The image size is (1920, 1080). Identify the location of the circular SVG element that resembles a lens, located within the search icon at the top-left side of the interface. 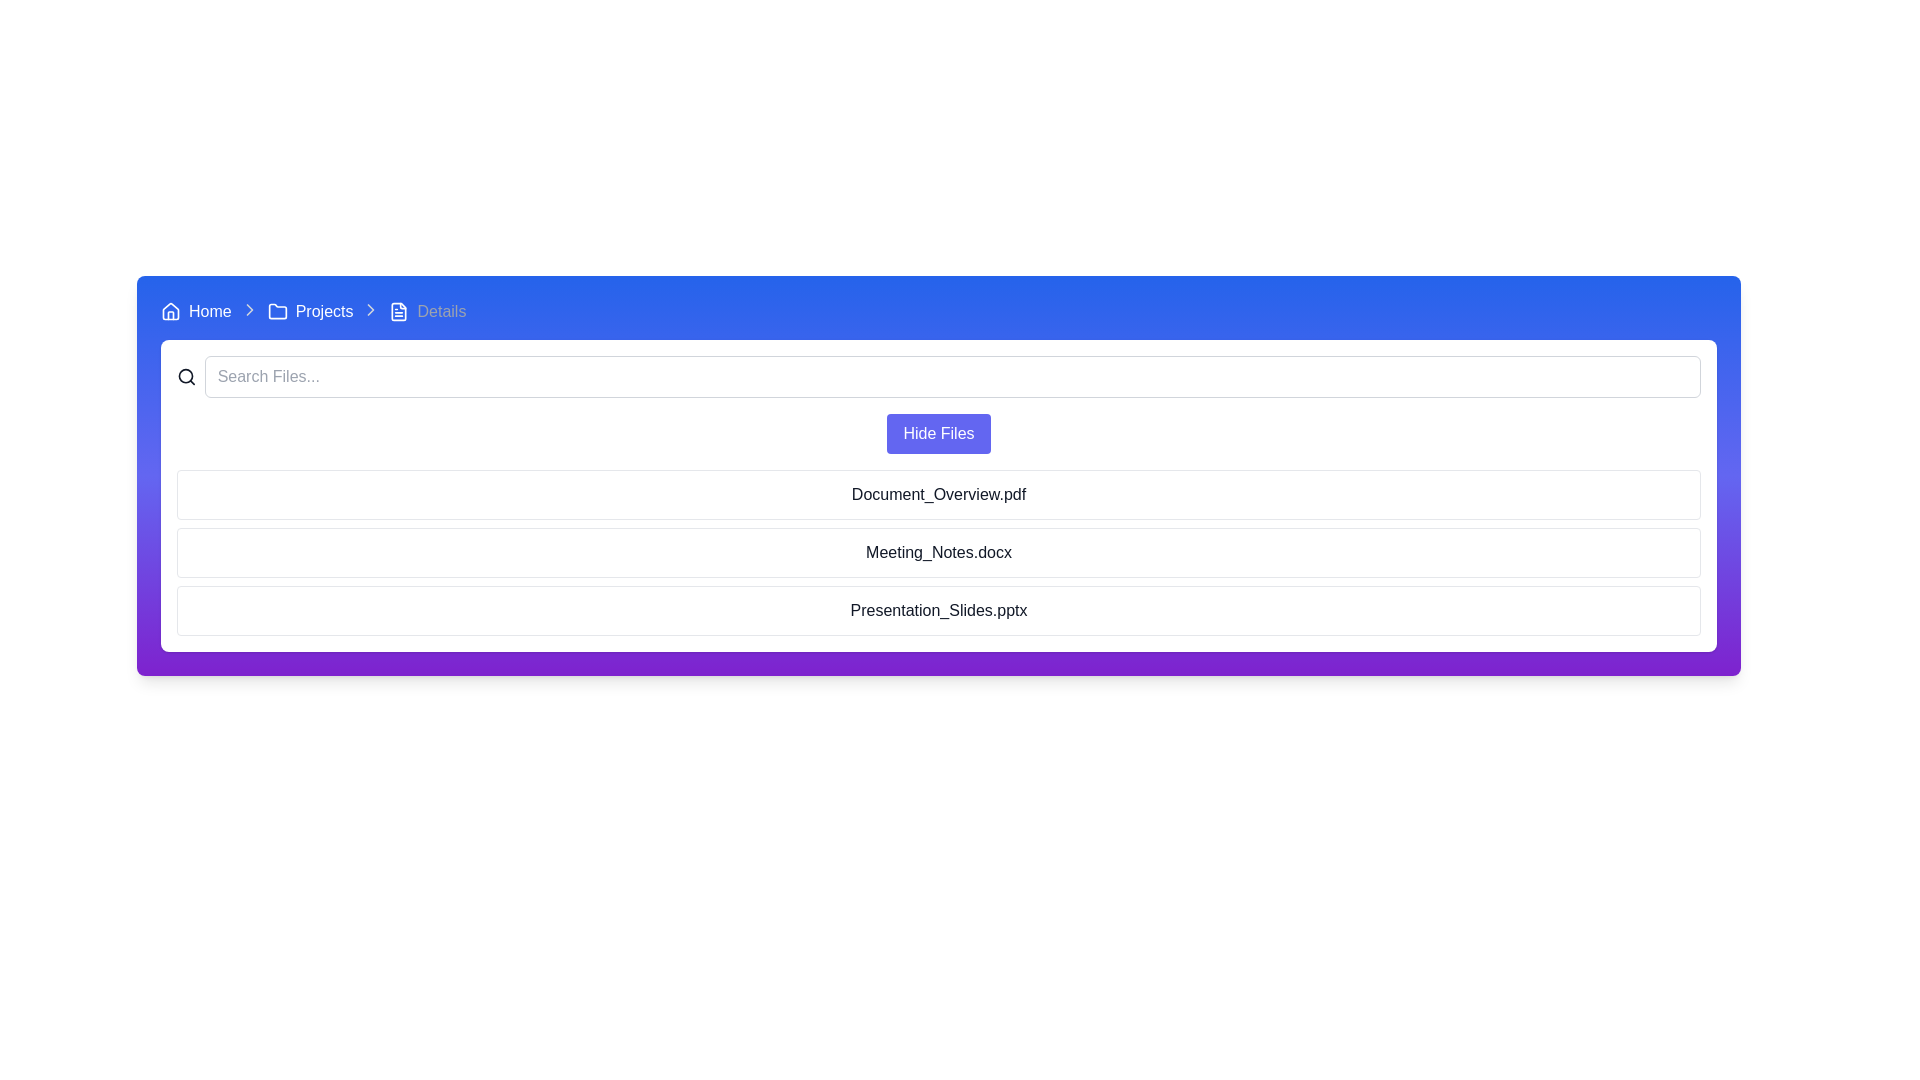
(186, 376).